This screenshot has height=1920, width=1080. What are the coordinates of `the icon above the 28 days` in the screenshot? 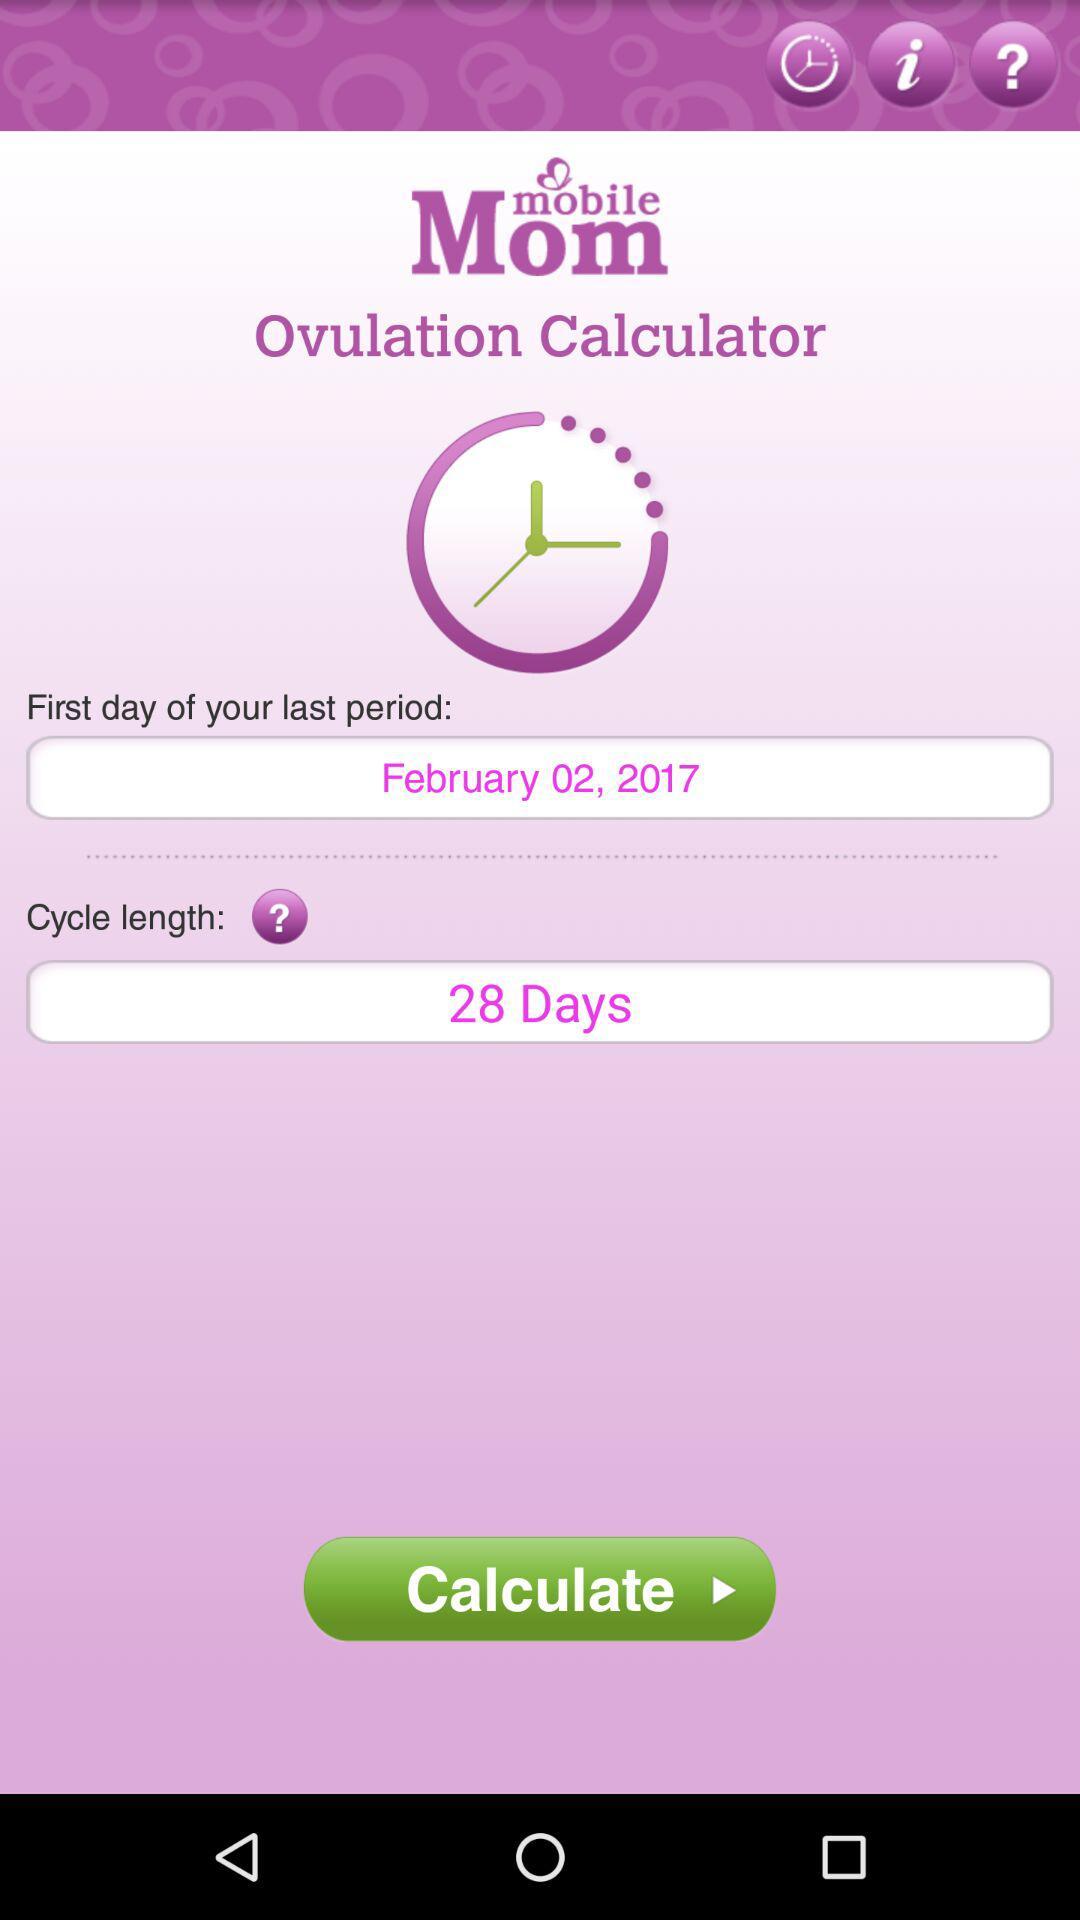 It's located at (280, 916).